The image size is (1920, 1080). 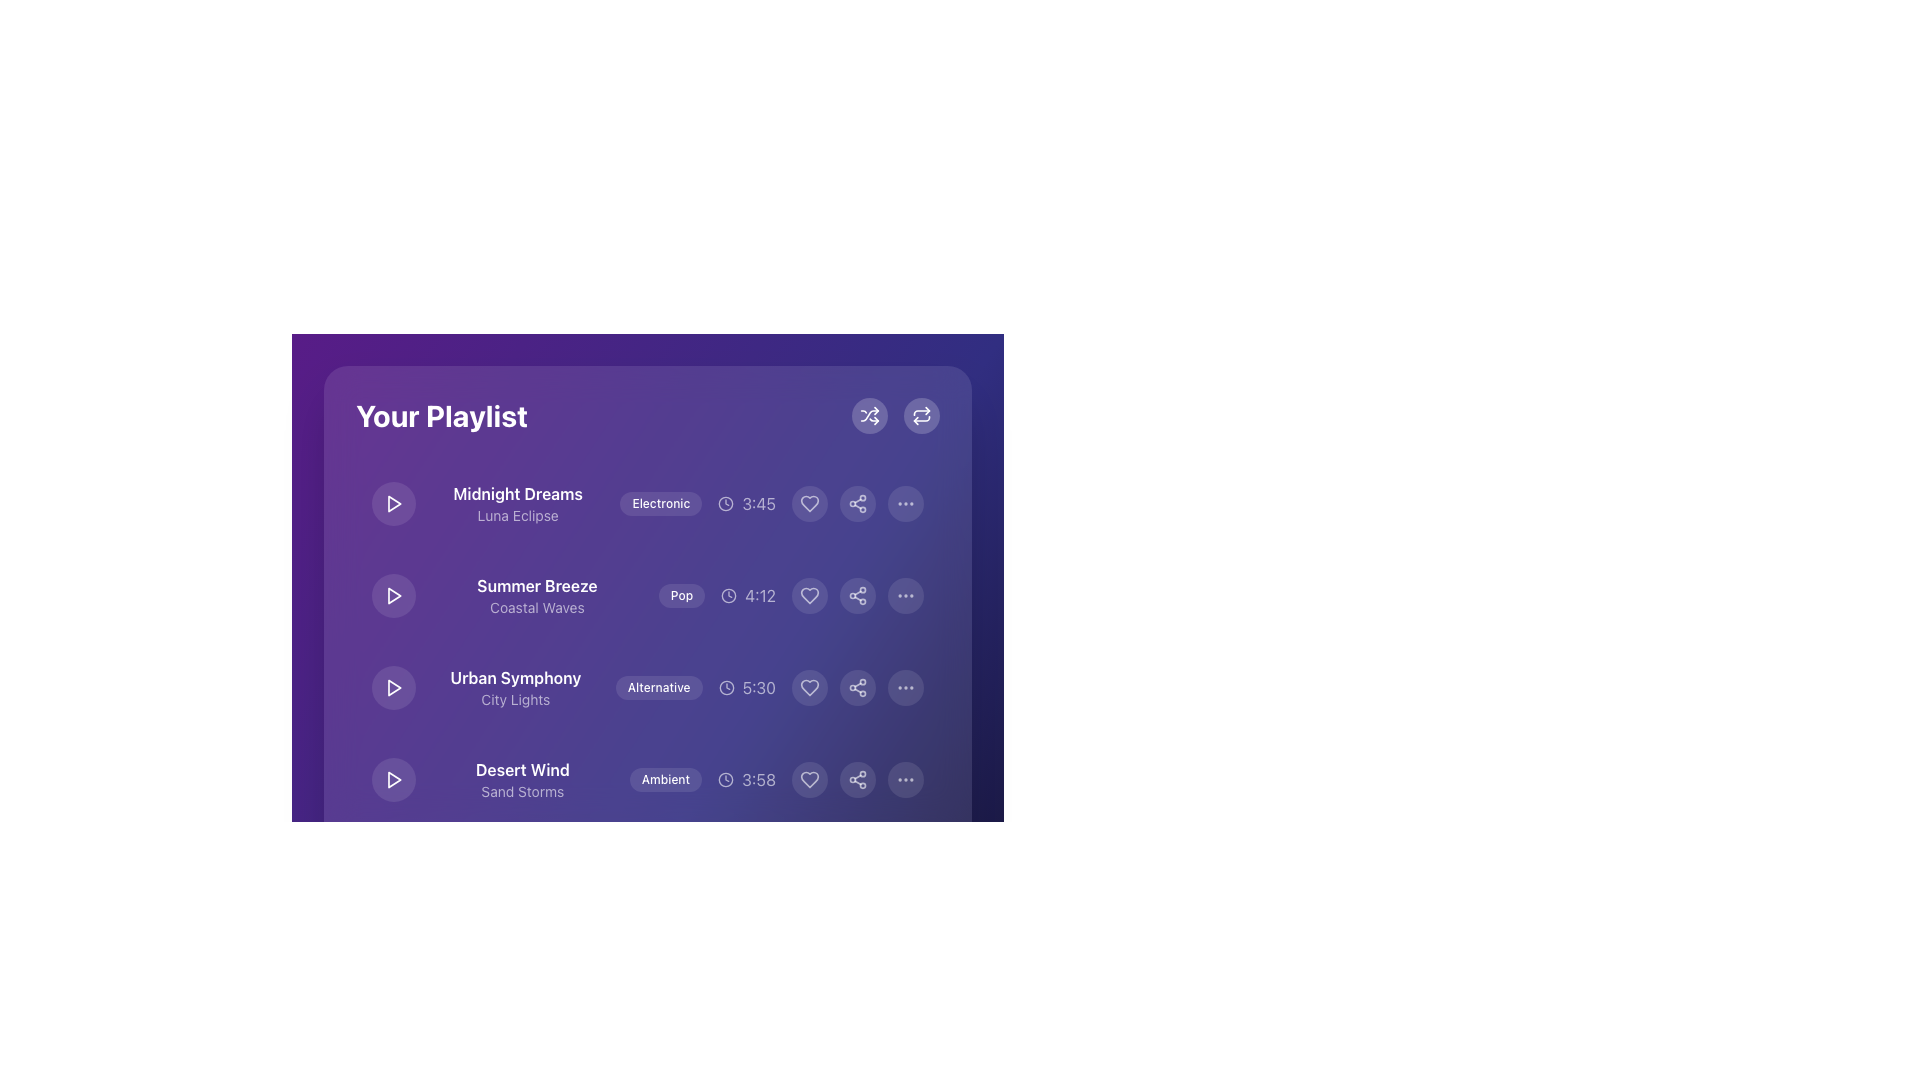 I want to click on the time-related icon that signifies the duration of the song 'Midnight Dreams', located in the first row of the playlist, directly to the right of the 'Electronic' genre tag, so click(x=725, y=503).